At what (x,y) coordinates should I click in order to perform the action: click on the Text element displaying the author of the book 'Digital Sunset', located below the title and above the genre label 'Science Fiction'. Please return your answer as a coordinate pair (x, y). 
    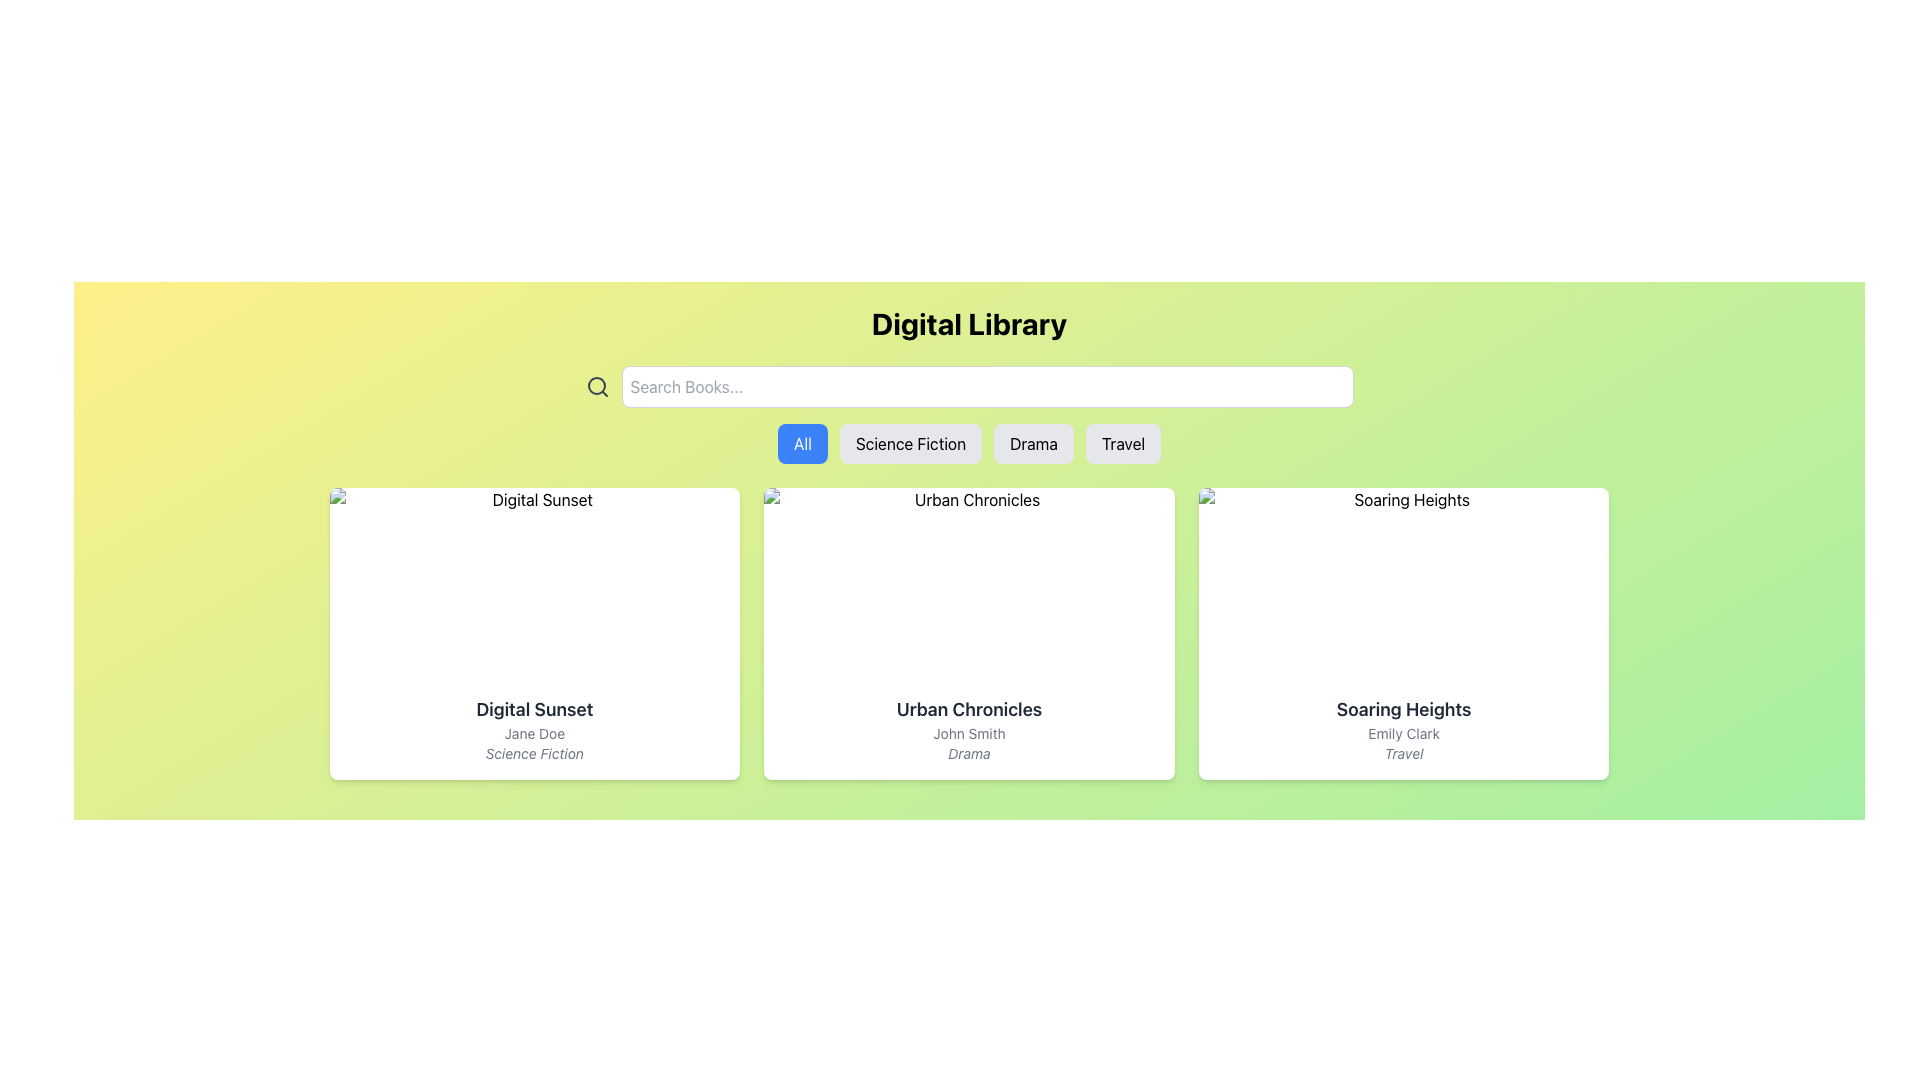
    Looking at the image, I should click on (534, 733).